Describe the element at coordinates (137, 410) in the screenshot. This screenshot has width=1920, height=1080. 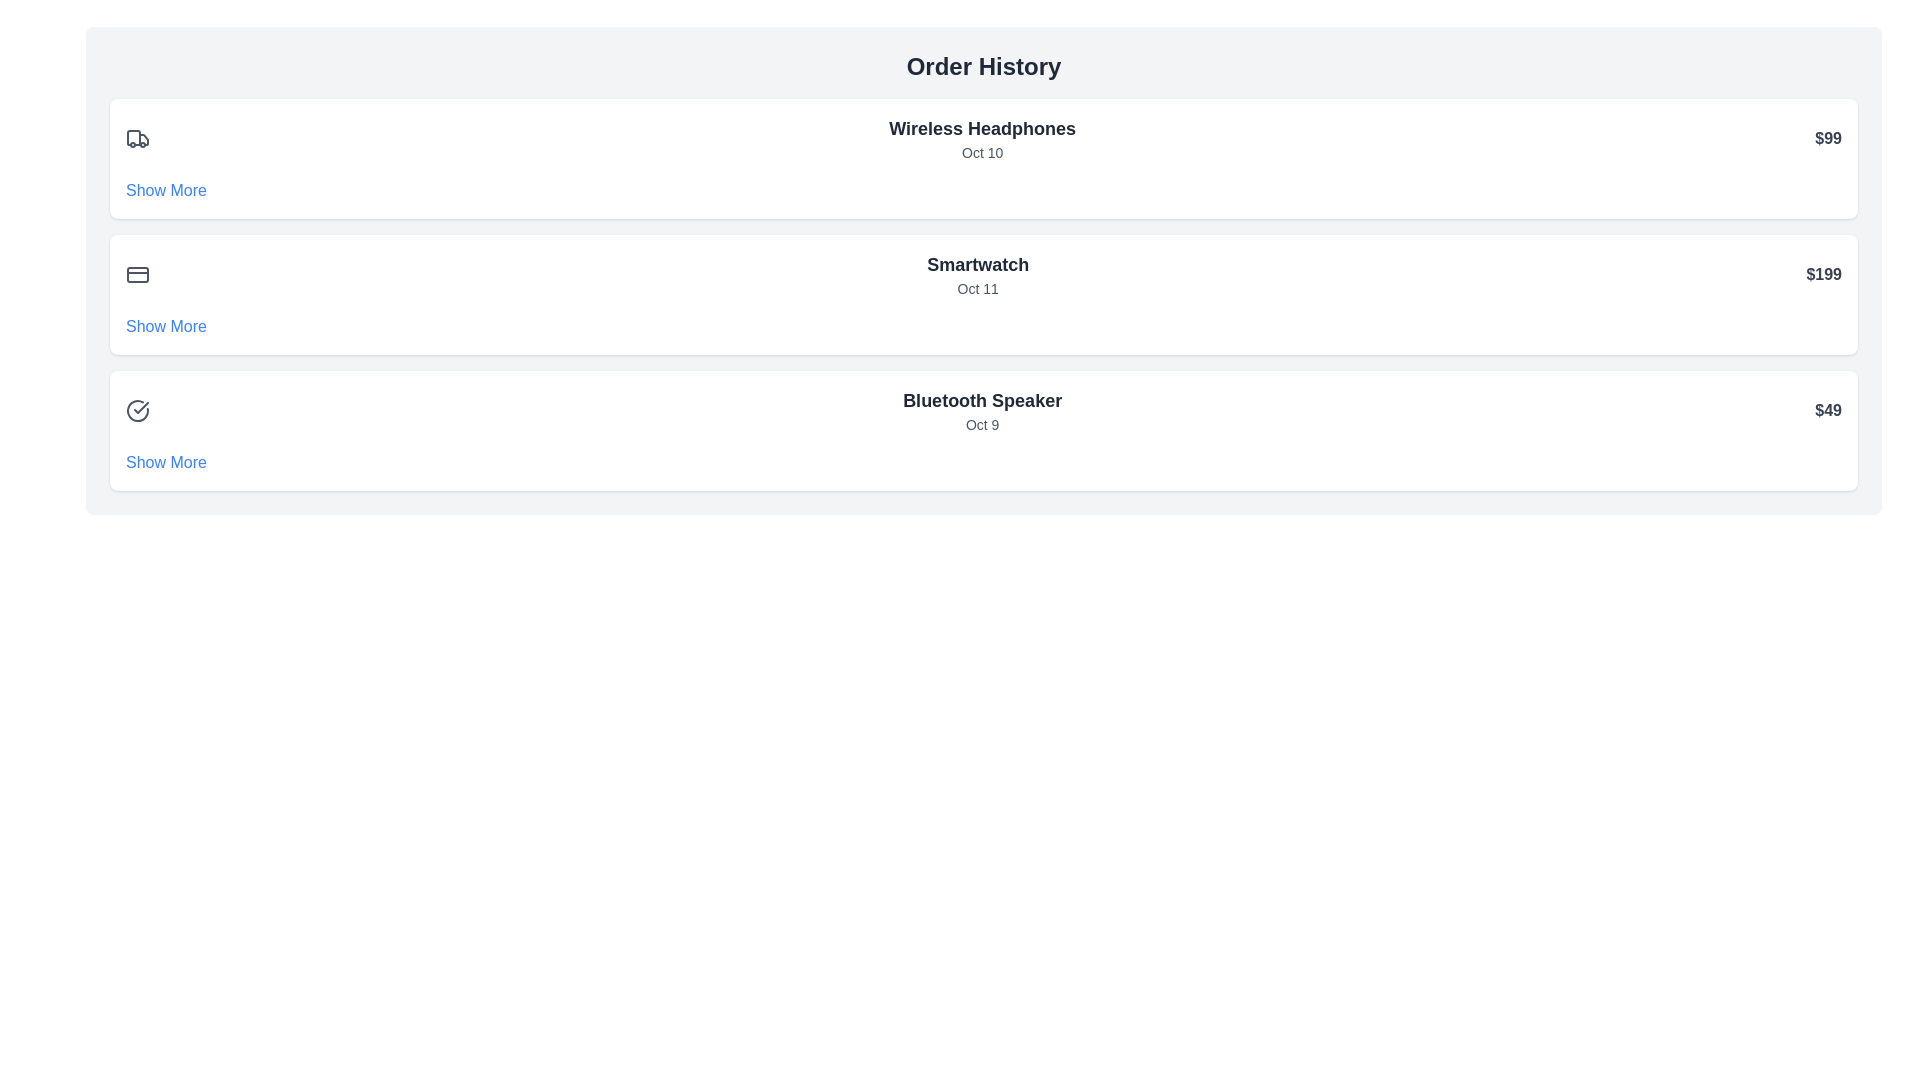
I see `the circular gray icon with a checkmark, located next to the 'Bluetooth Speaker' entry in the vertical list of product items` at that location.